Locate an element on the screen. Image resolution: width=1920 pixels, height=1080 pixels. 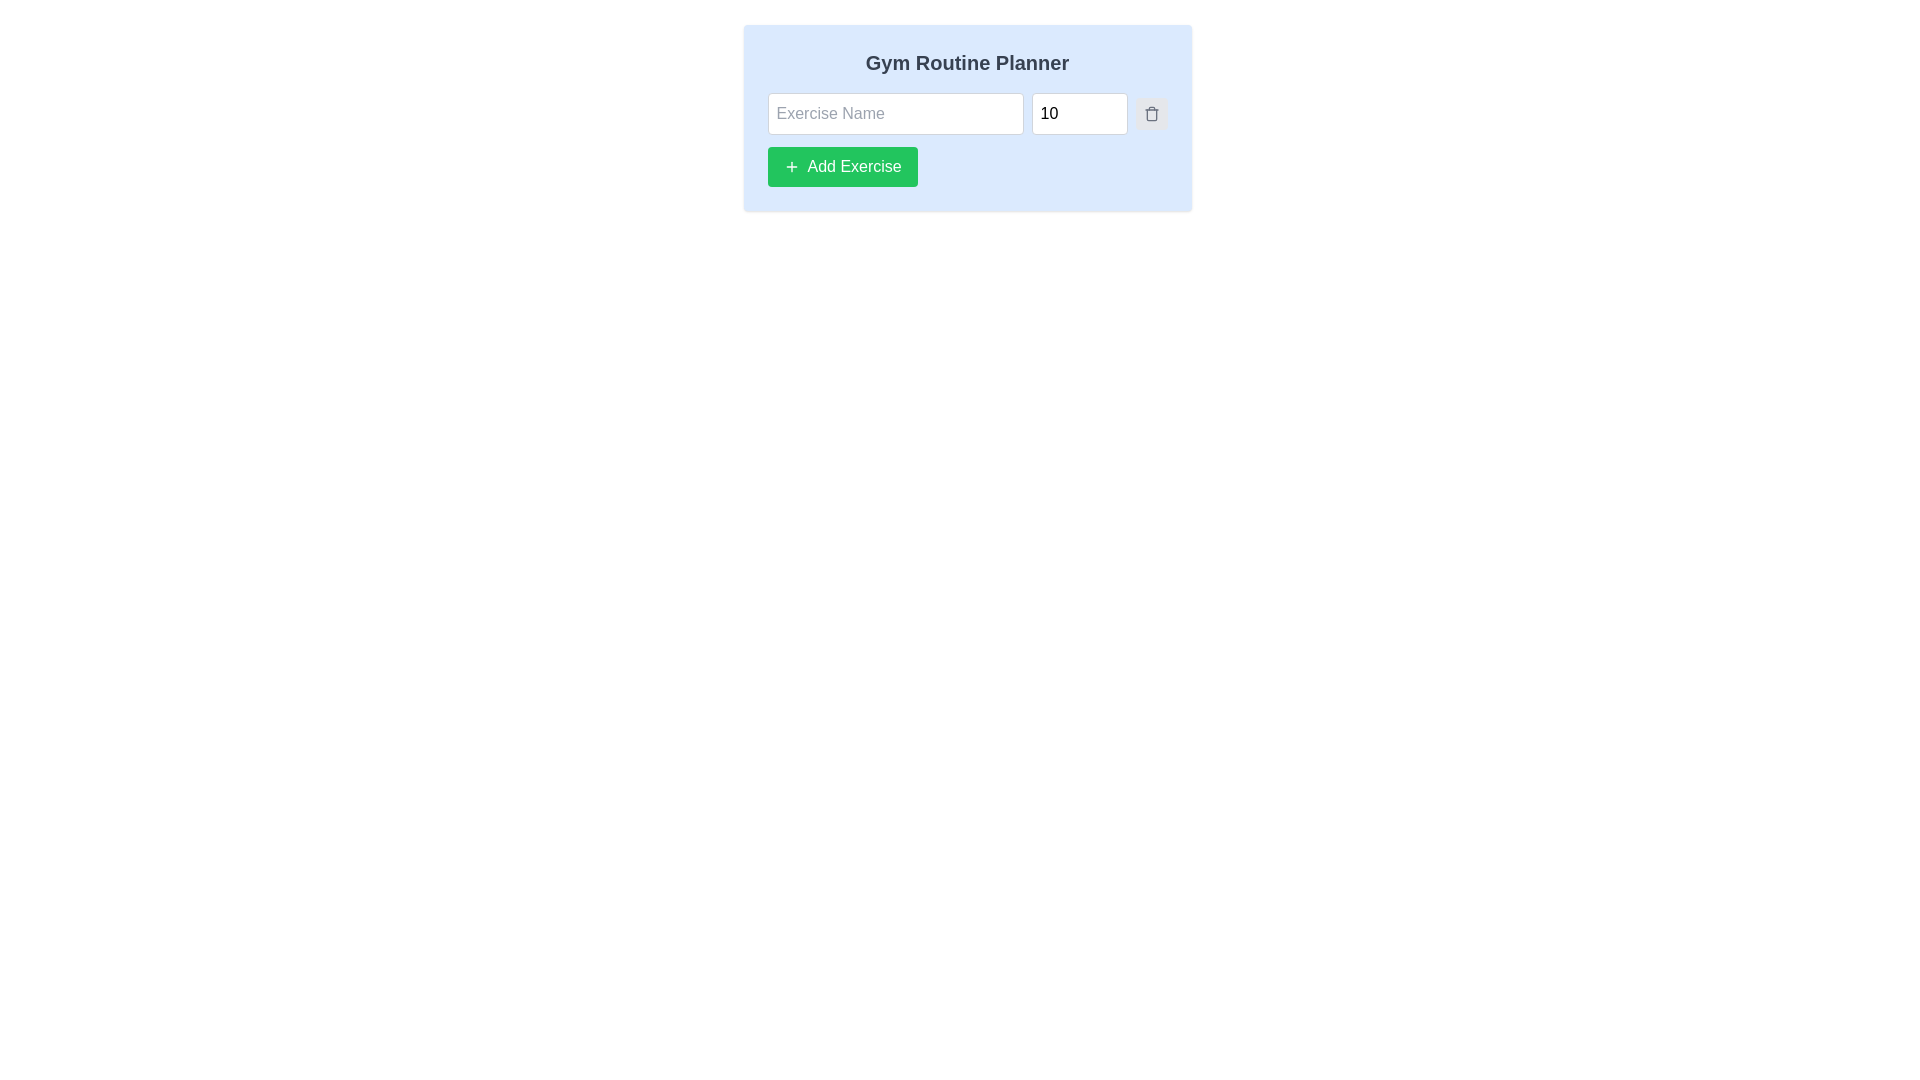
the small plus icon located within the 'Add Exercise' green button, which is characterized by two intersecting lines forming a cross is located at coordinates (790, 165).